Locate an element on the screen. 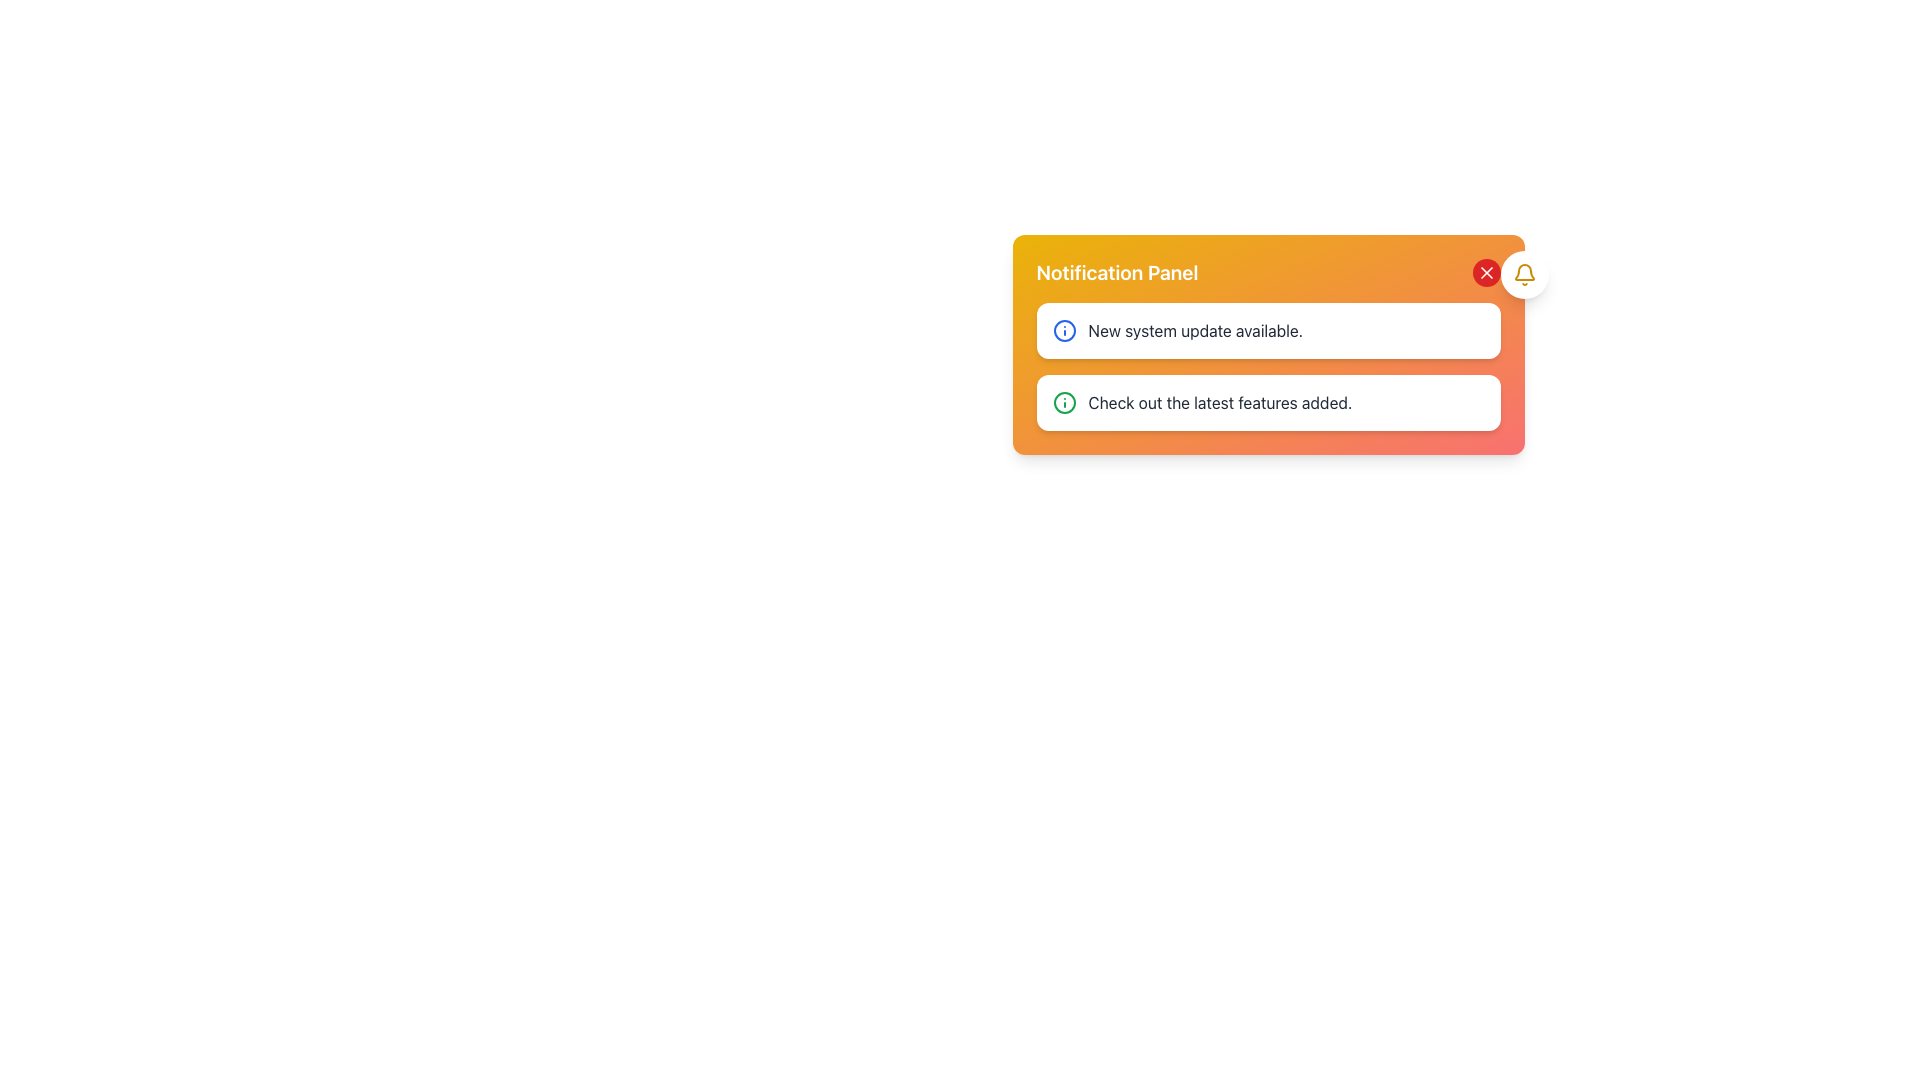 Image resolution: width=1920 pixels, height=1080 pixels. the information icon located within the notification card in the bottom right corner, adjacent to the text 'Check out the latest features added.' is located at coordinates (1063, 402).